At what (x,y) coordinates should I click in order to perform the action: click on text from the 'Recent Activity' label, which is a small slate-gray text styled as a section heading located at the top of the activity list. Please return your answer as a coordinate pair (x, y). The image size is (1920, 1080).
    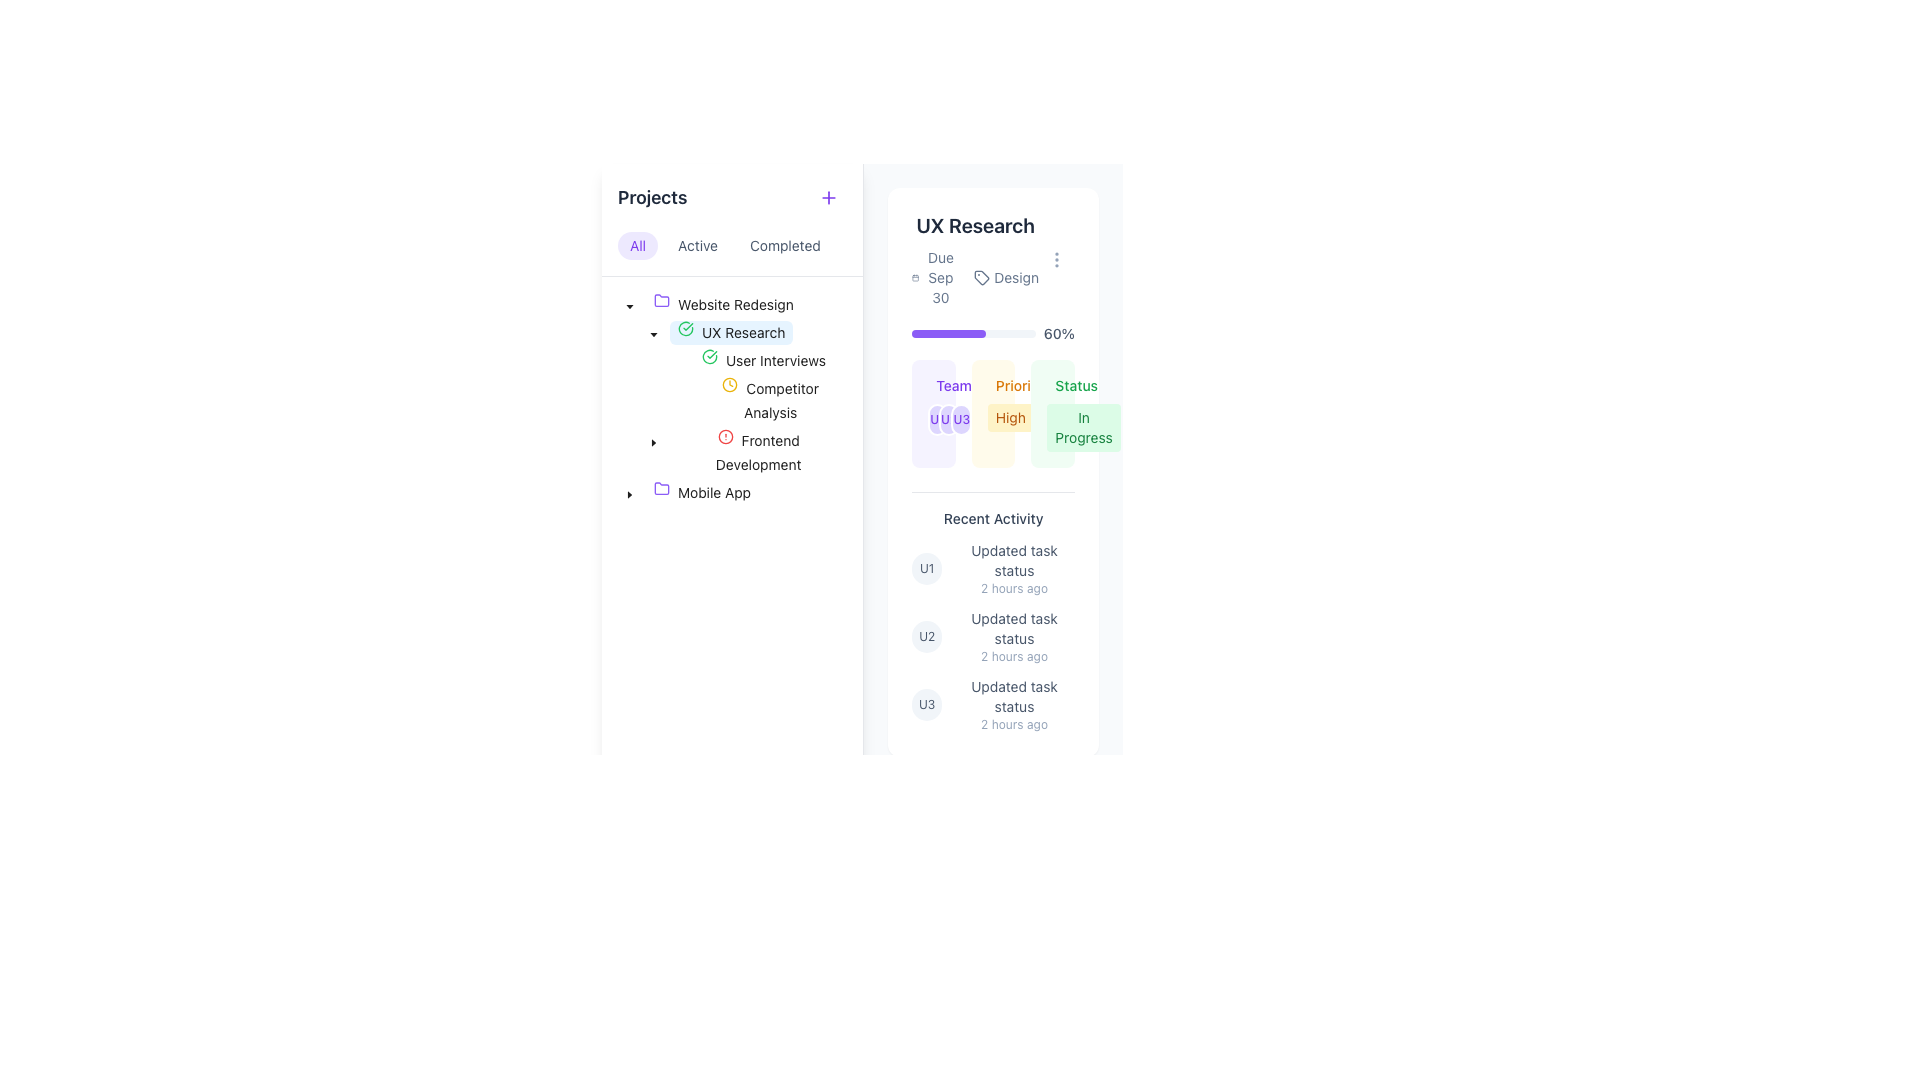
    Looking at the image, I should click on (993, 518).